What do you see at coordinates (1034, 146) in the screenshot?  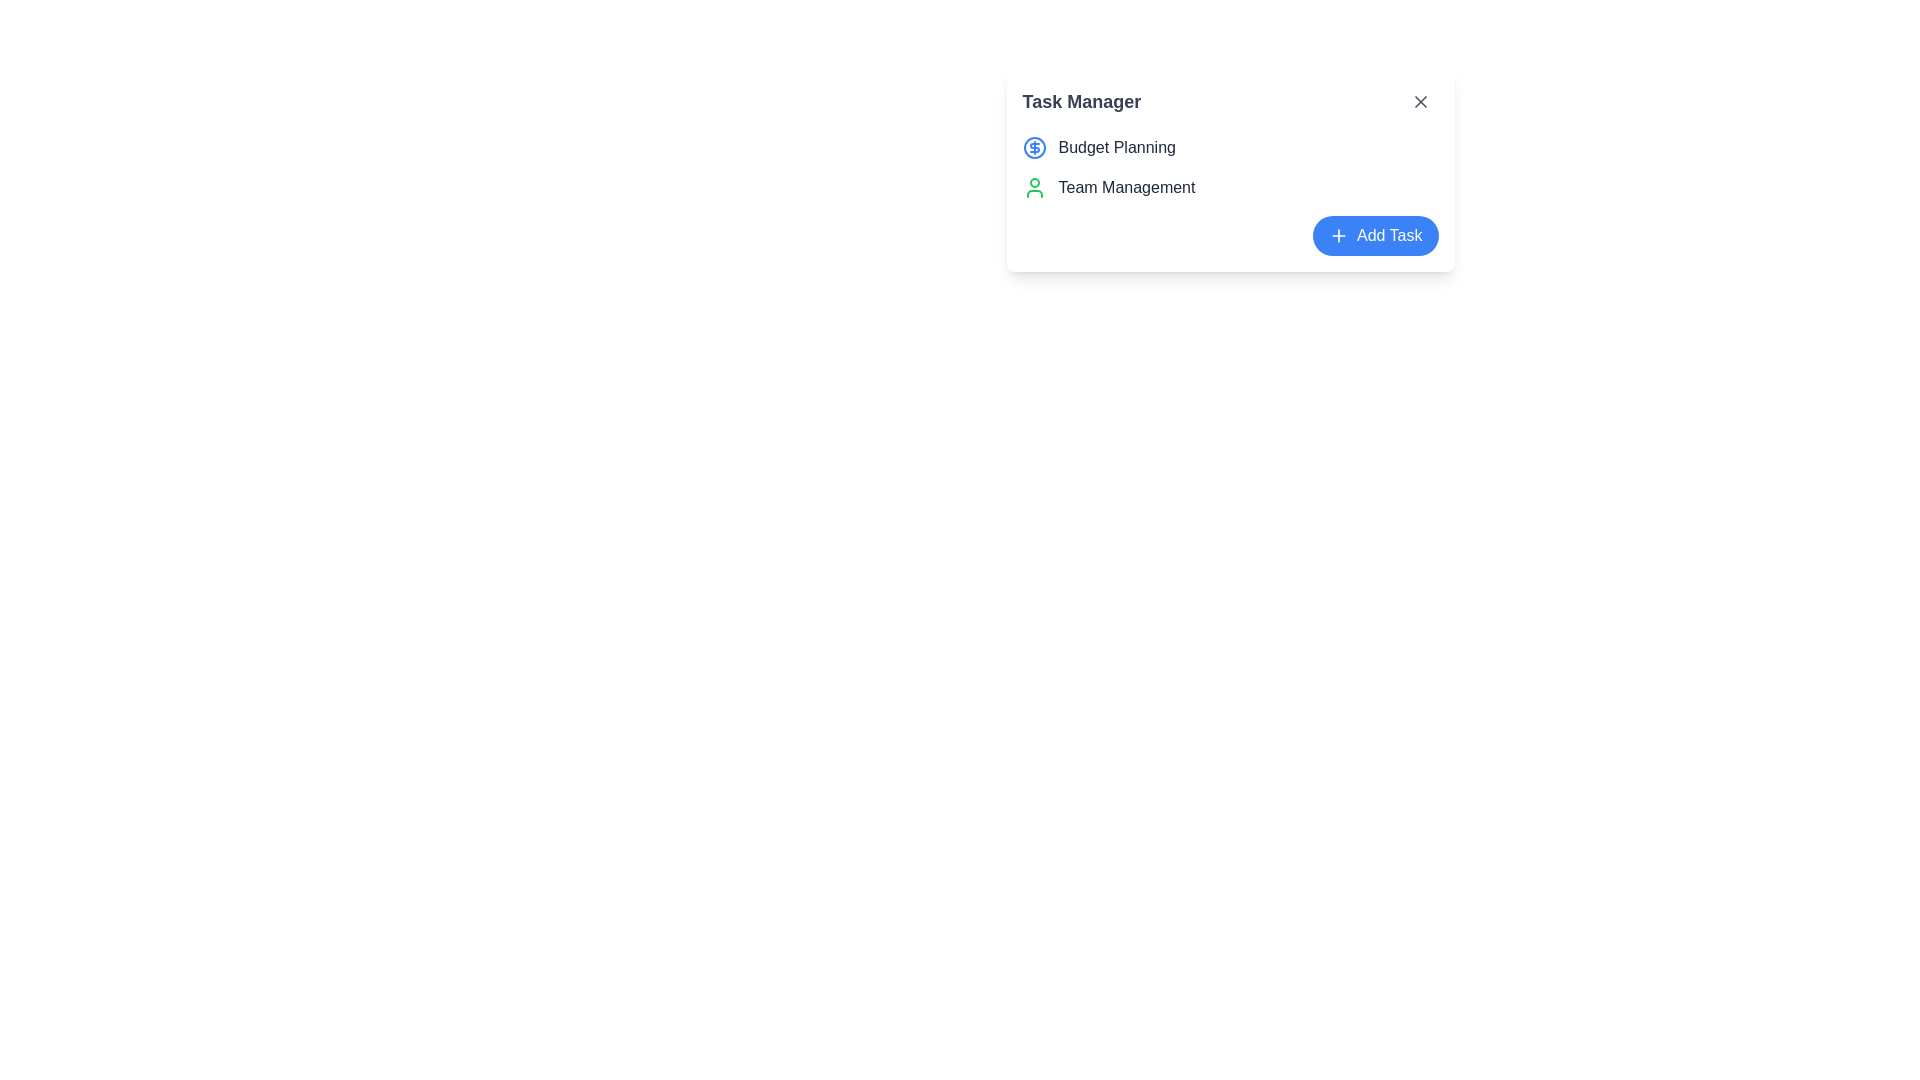 I see `the budget or financial planning icon located to the left of the 'Budget Planning' text` at bounding box center [1034, 146].